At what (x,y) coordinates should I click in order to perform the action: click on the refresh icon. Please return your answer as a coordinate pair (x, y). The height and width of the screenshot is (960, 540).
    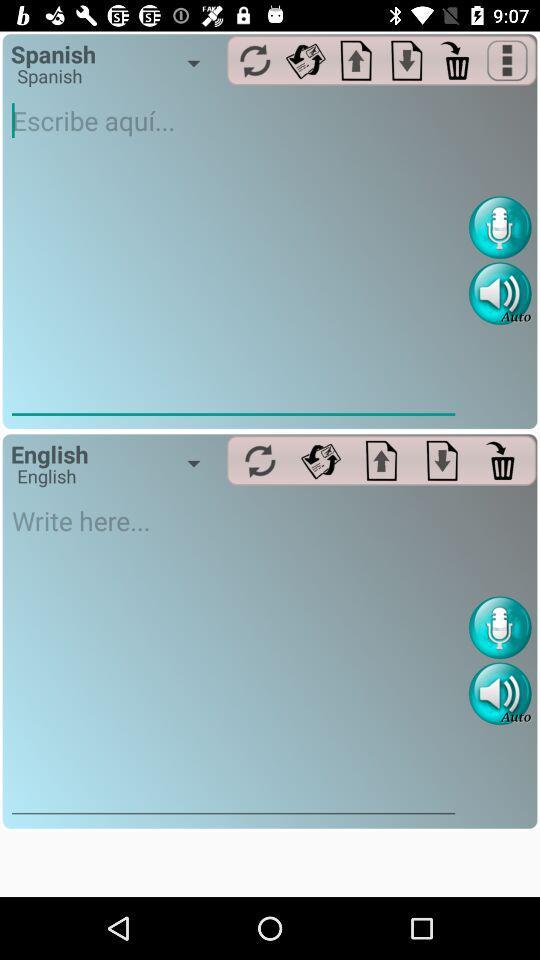
    Looking at the image, I should click on (320, 460).